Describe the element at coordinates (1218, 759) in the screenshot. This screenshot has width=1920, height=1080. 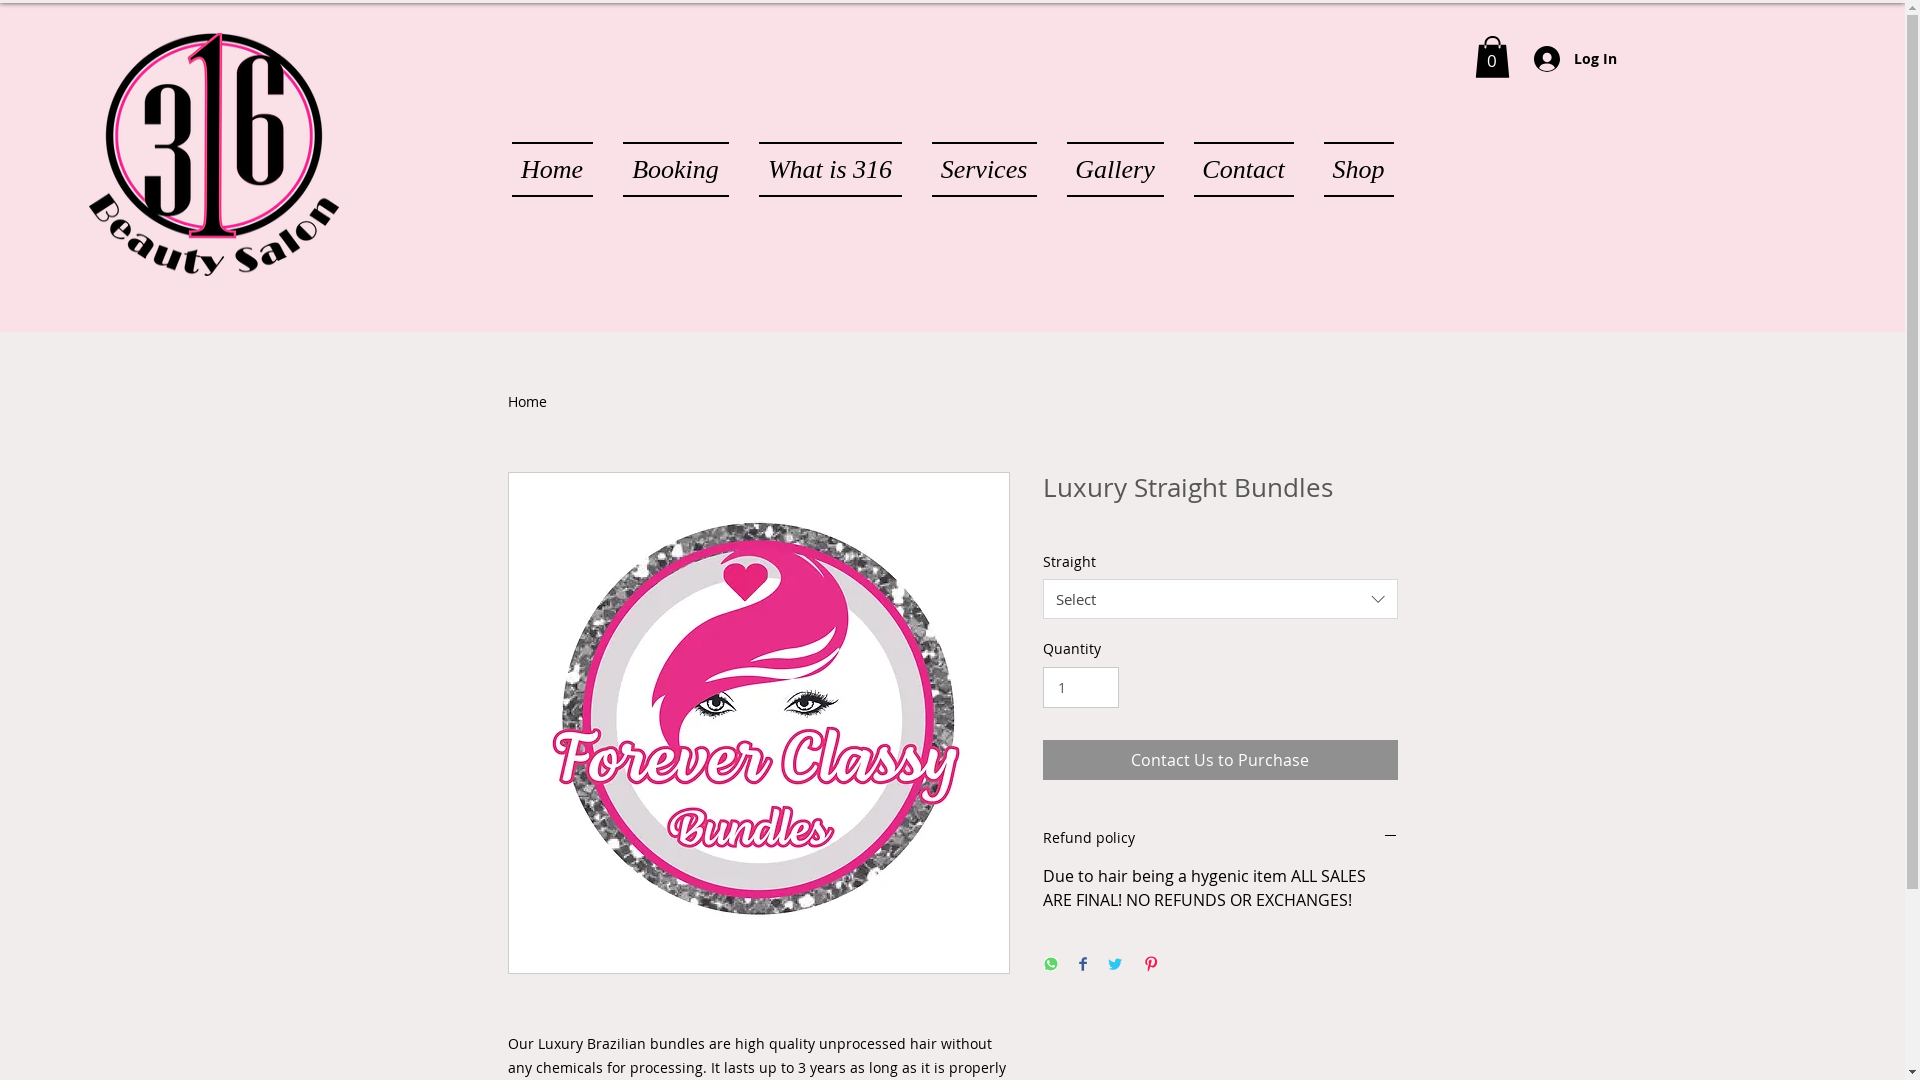
I see `'Contact Us to Purchase'` at that location.